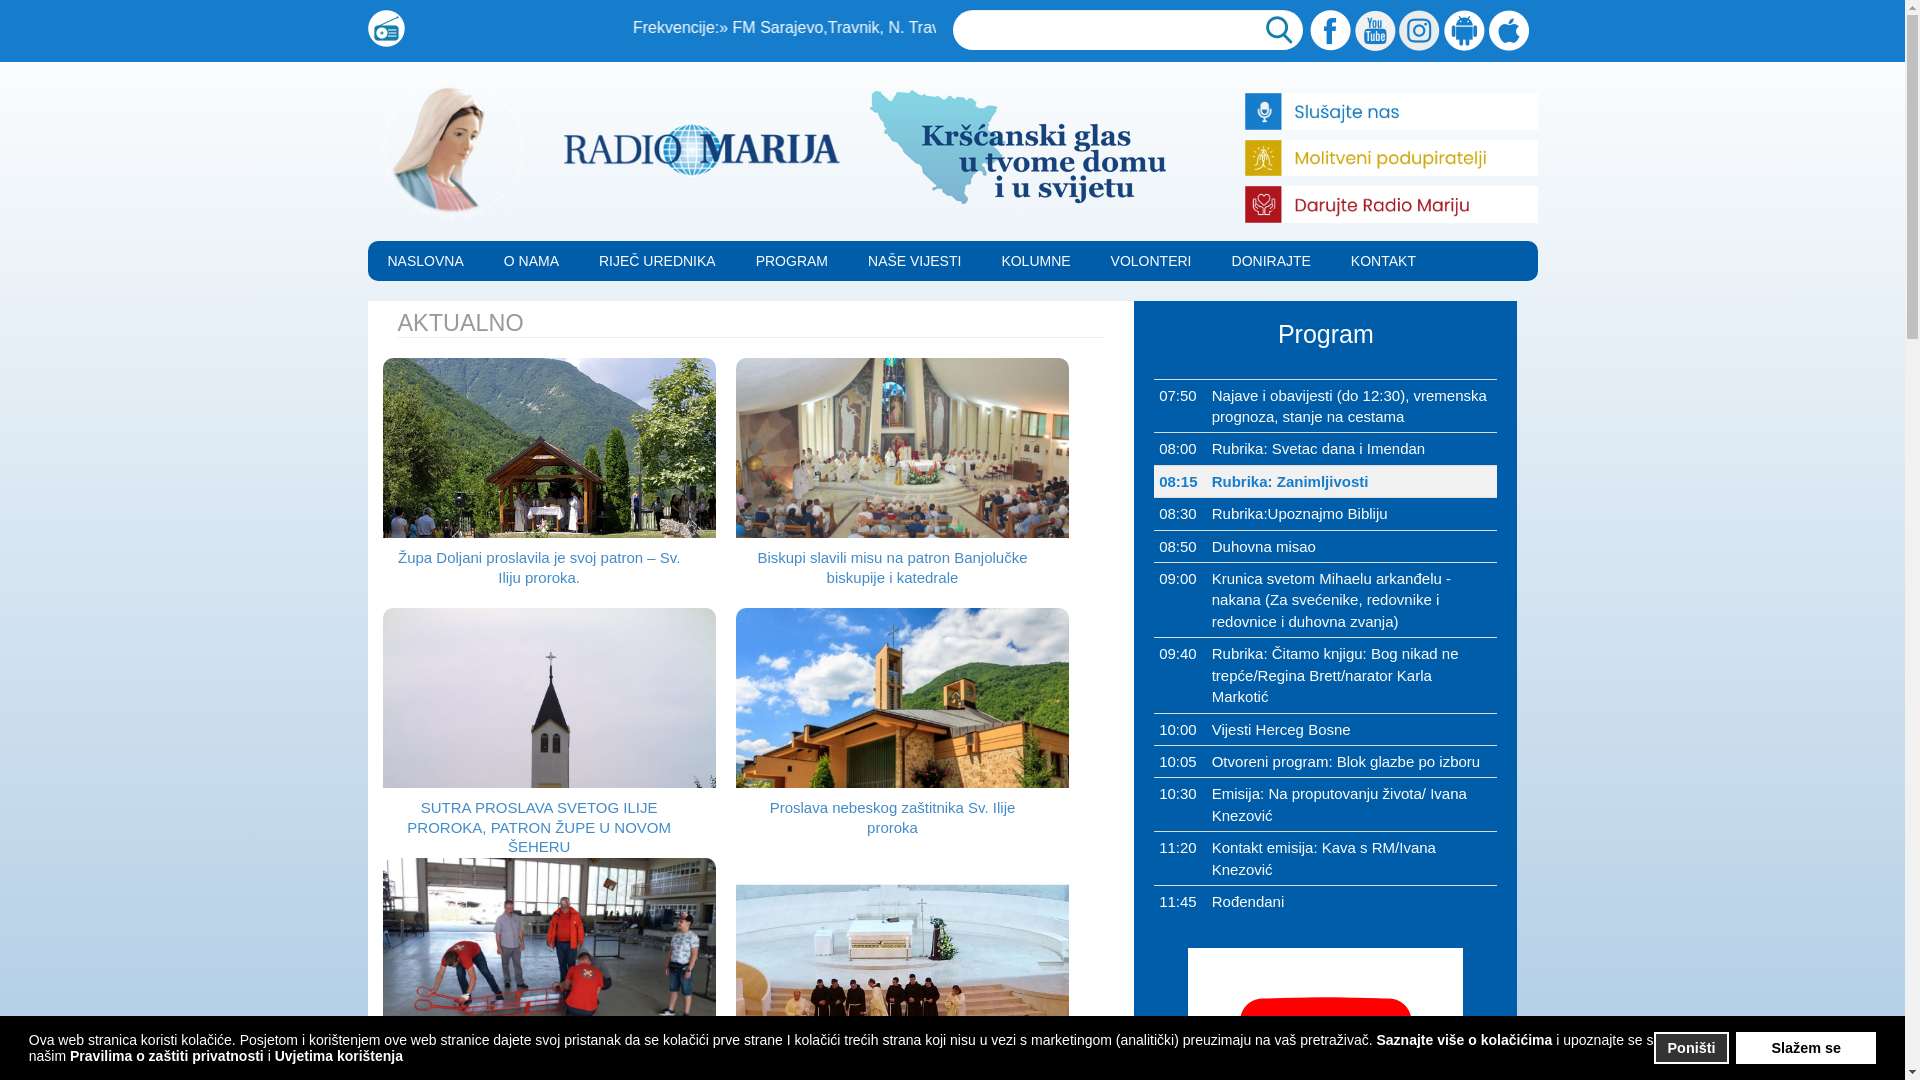 This screenshot has width=1920, height=1080. What do you see at coordinates (791, 260) in the screenshot?
I see `'PROGRAM'` at bounding box center [791, 260].